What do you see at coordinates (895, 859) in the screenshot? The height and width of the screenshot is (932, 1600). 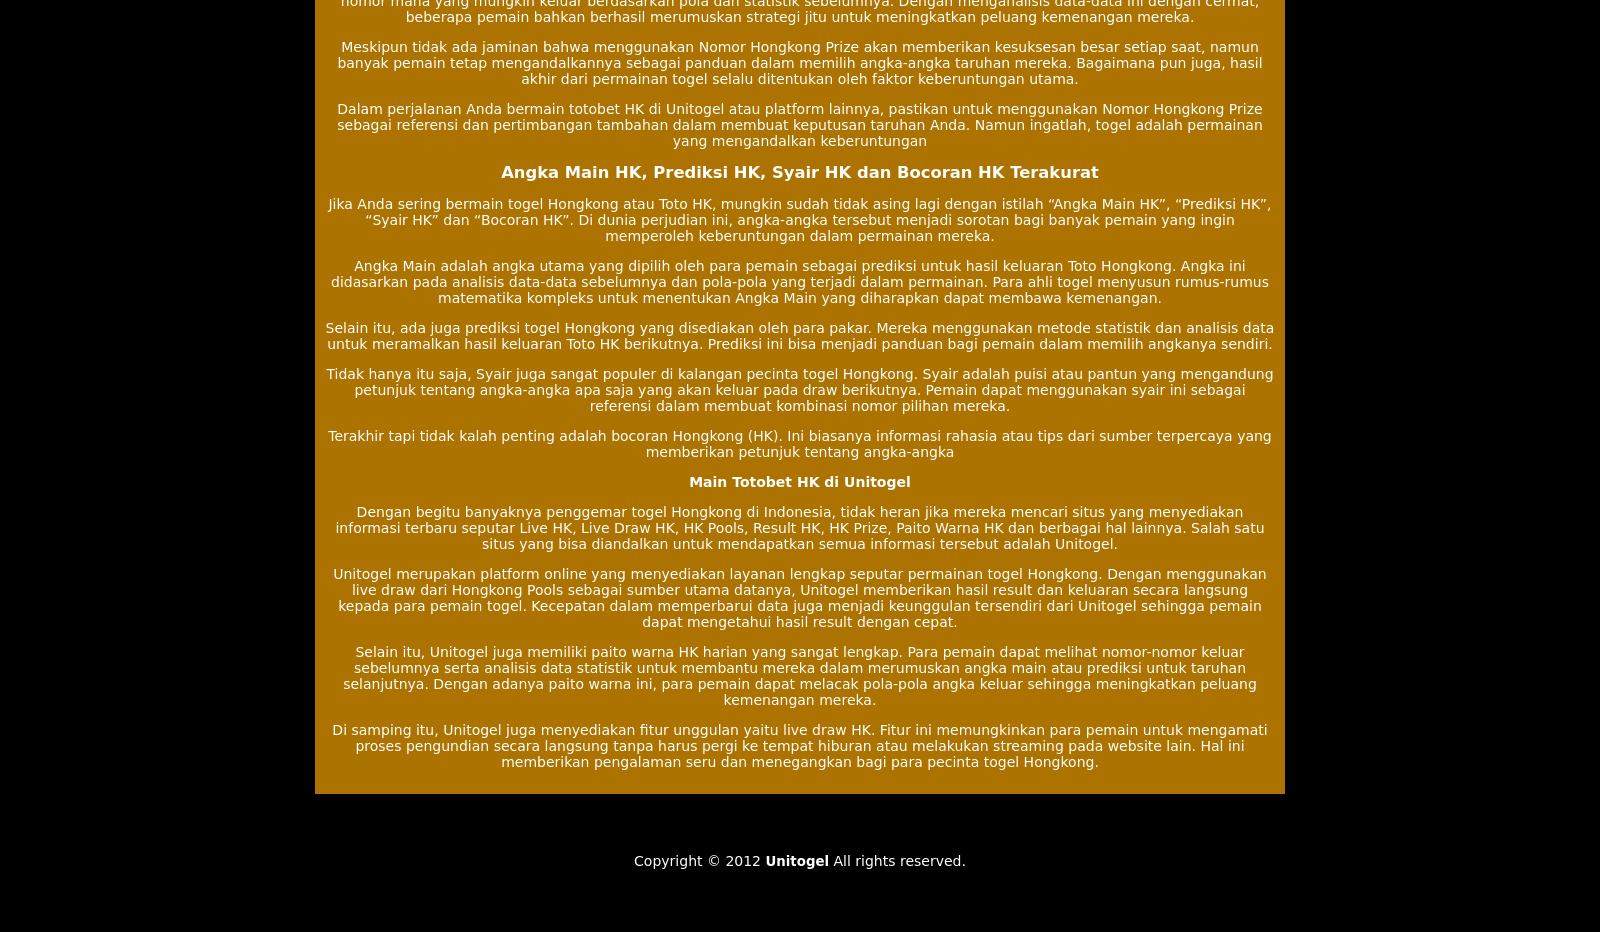 I see `'All rights reserved.'` at bounding box center [895, 859].